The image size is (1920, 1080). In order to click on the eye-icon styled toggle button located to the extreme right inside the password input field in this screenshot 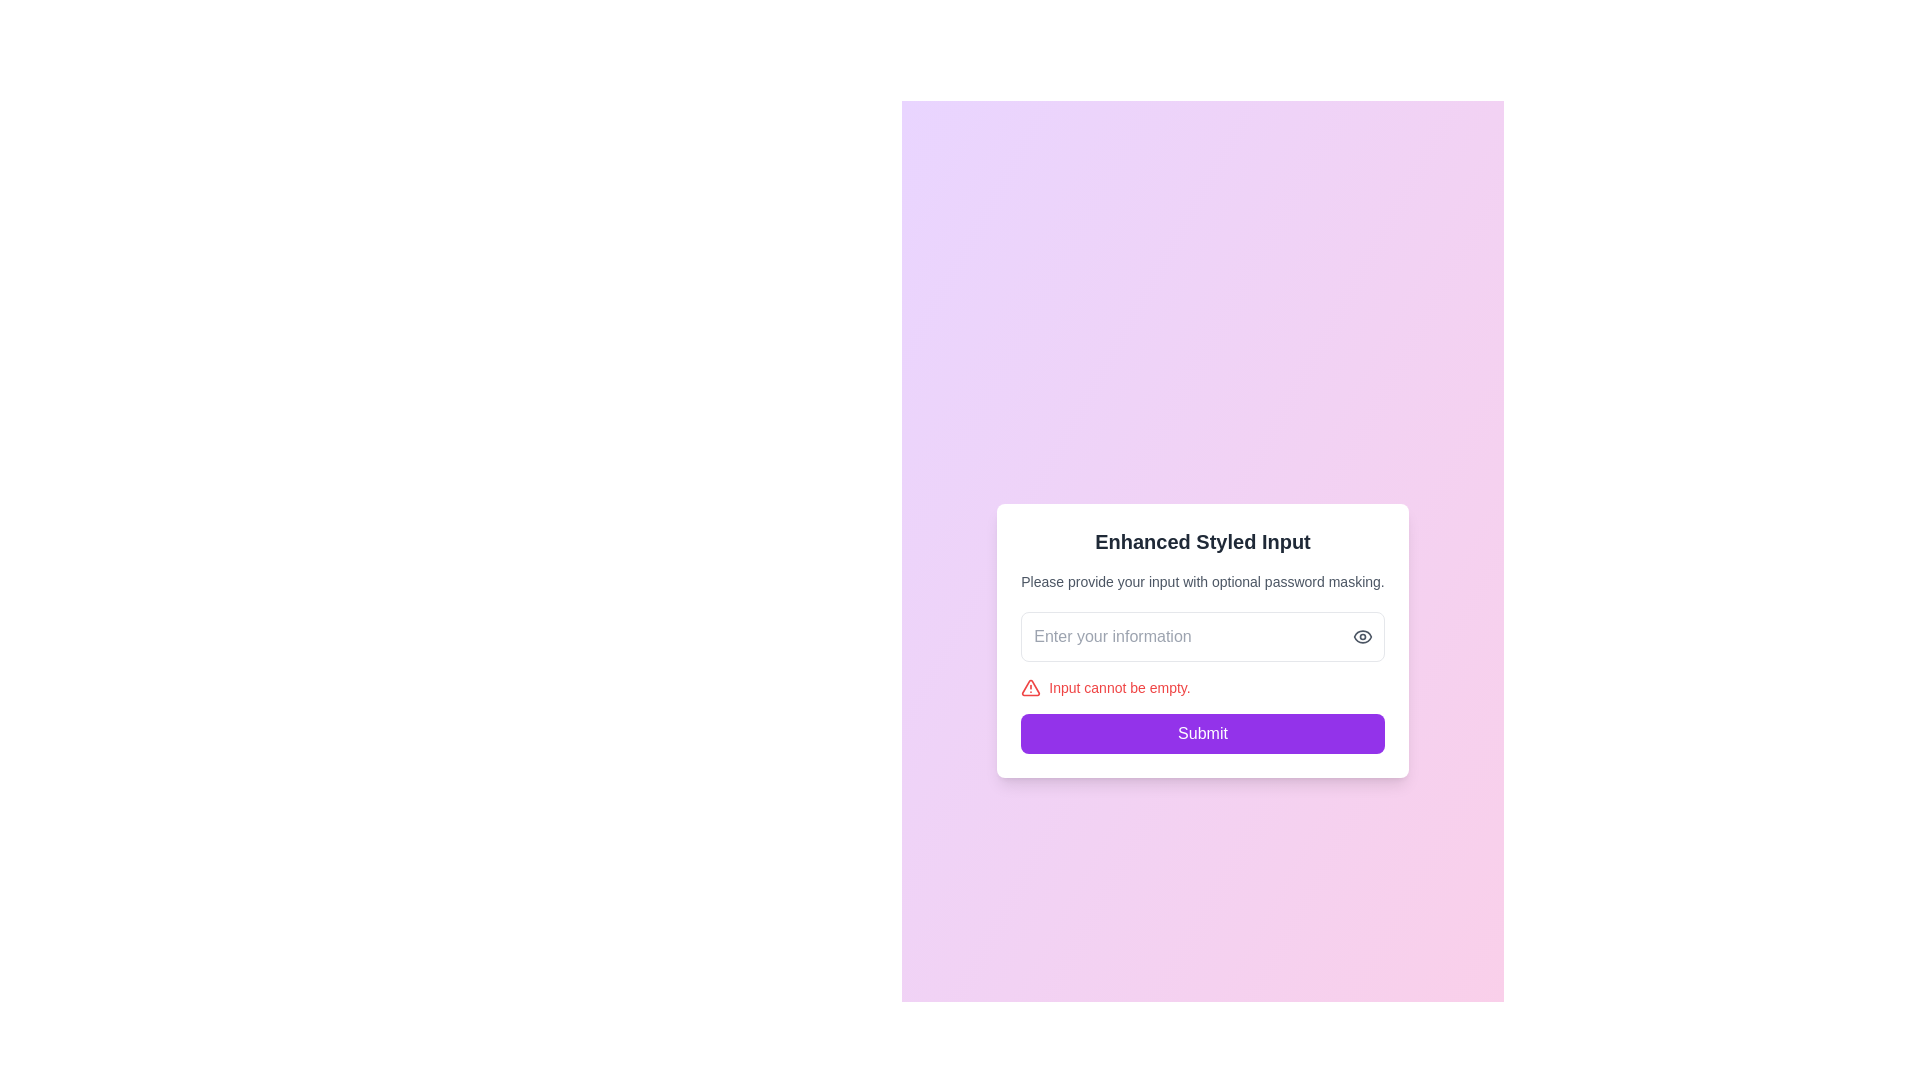, I will do `click(1361, 636)`.